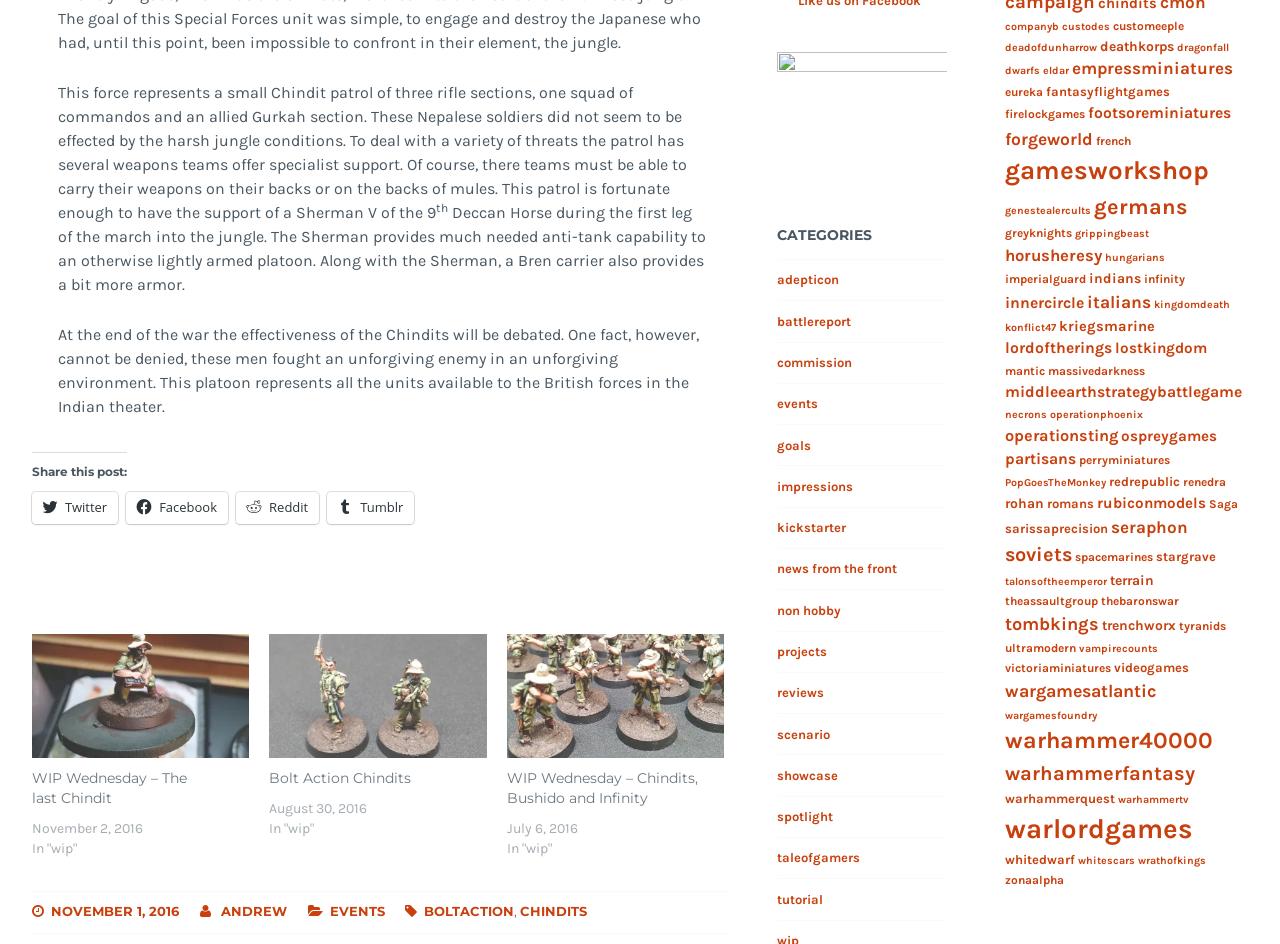  I want to click on 'perryminiatures', so click(1123, 459).